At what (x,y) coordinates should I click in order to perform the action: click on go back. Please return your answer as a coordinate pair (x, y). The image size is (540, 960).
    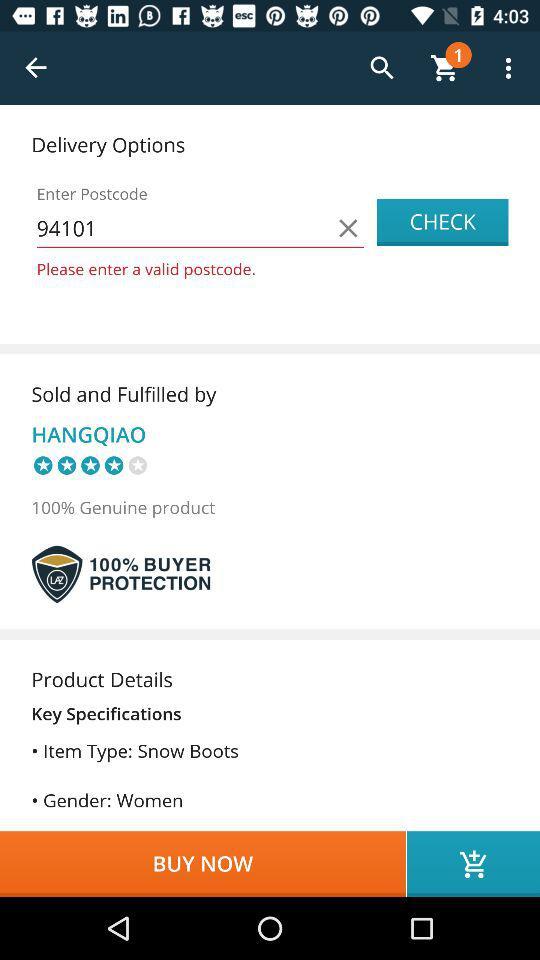
    Looking at the image, I should click on (36, 68).